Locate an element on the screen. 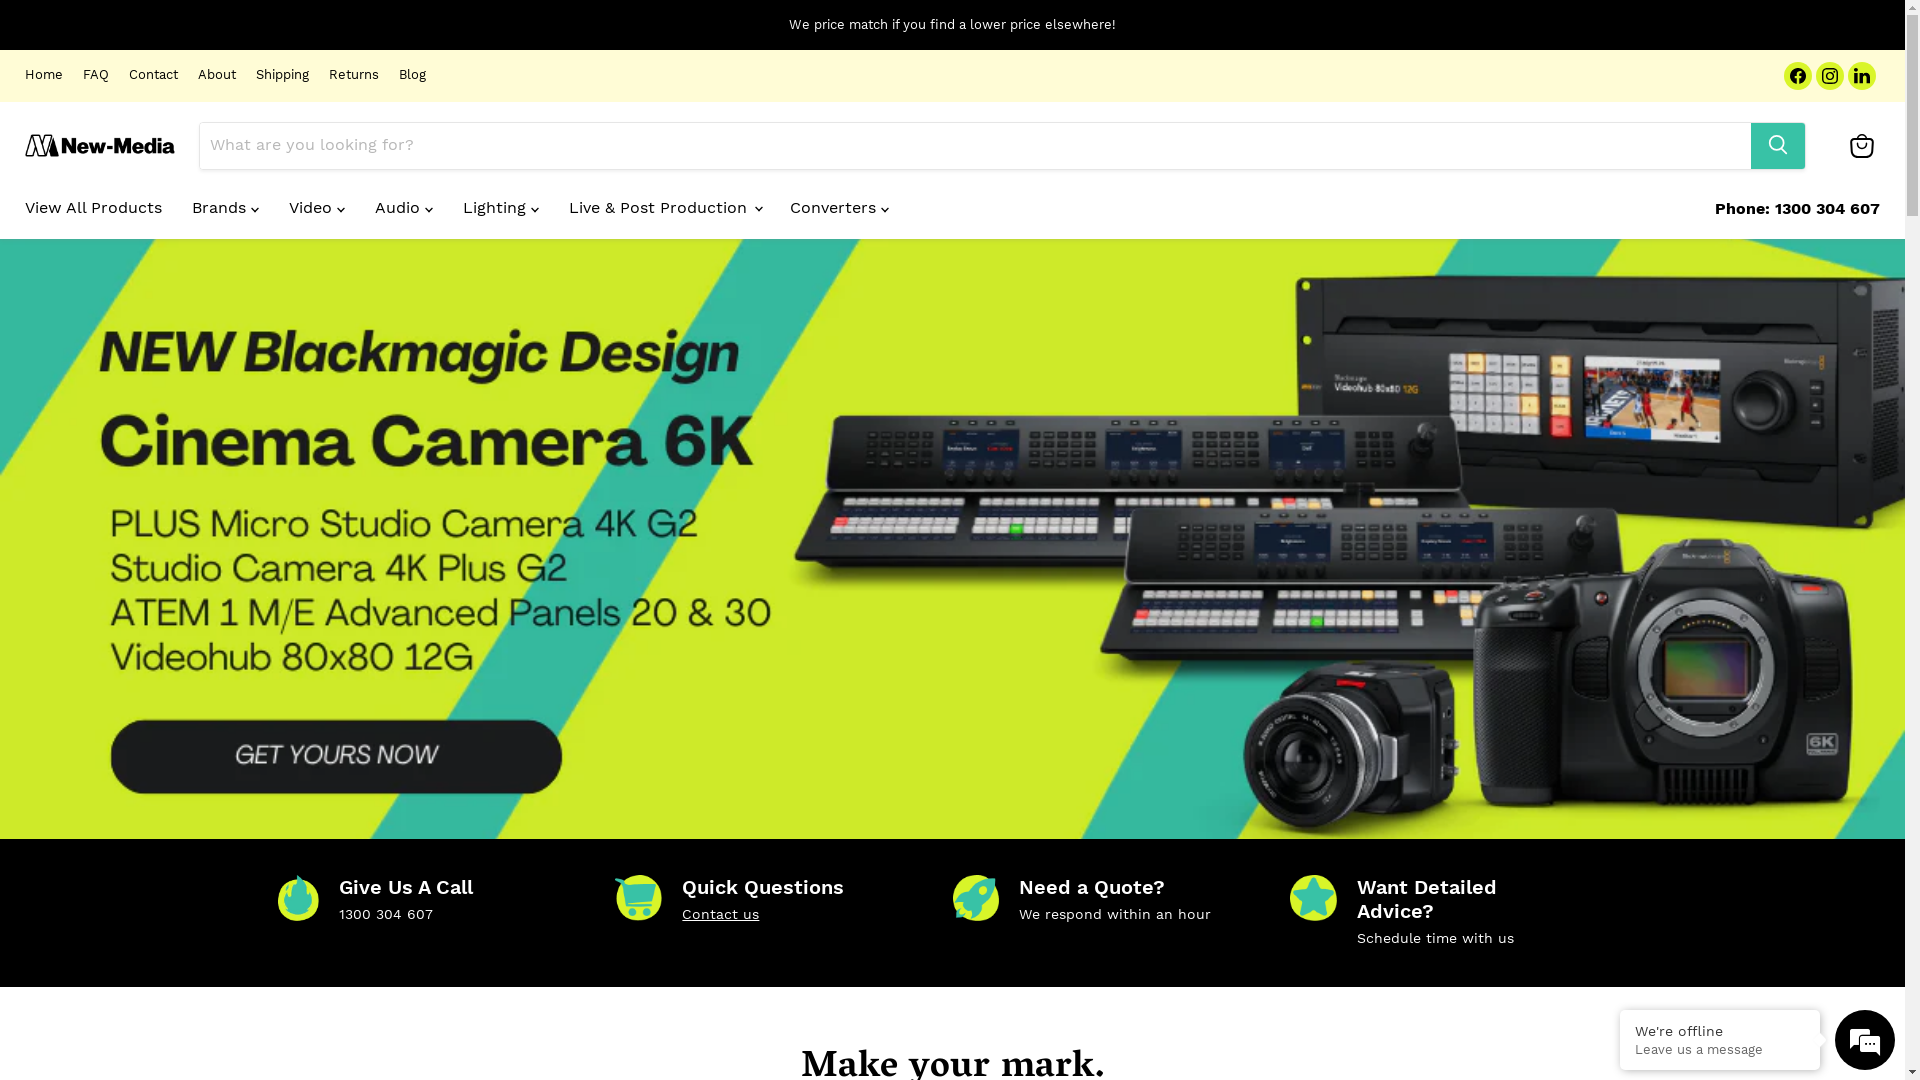  'Find us on Facebook' is located at coordinates (1784, 75).